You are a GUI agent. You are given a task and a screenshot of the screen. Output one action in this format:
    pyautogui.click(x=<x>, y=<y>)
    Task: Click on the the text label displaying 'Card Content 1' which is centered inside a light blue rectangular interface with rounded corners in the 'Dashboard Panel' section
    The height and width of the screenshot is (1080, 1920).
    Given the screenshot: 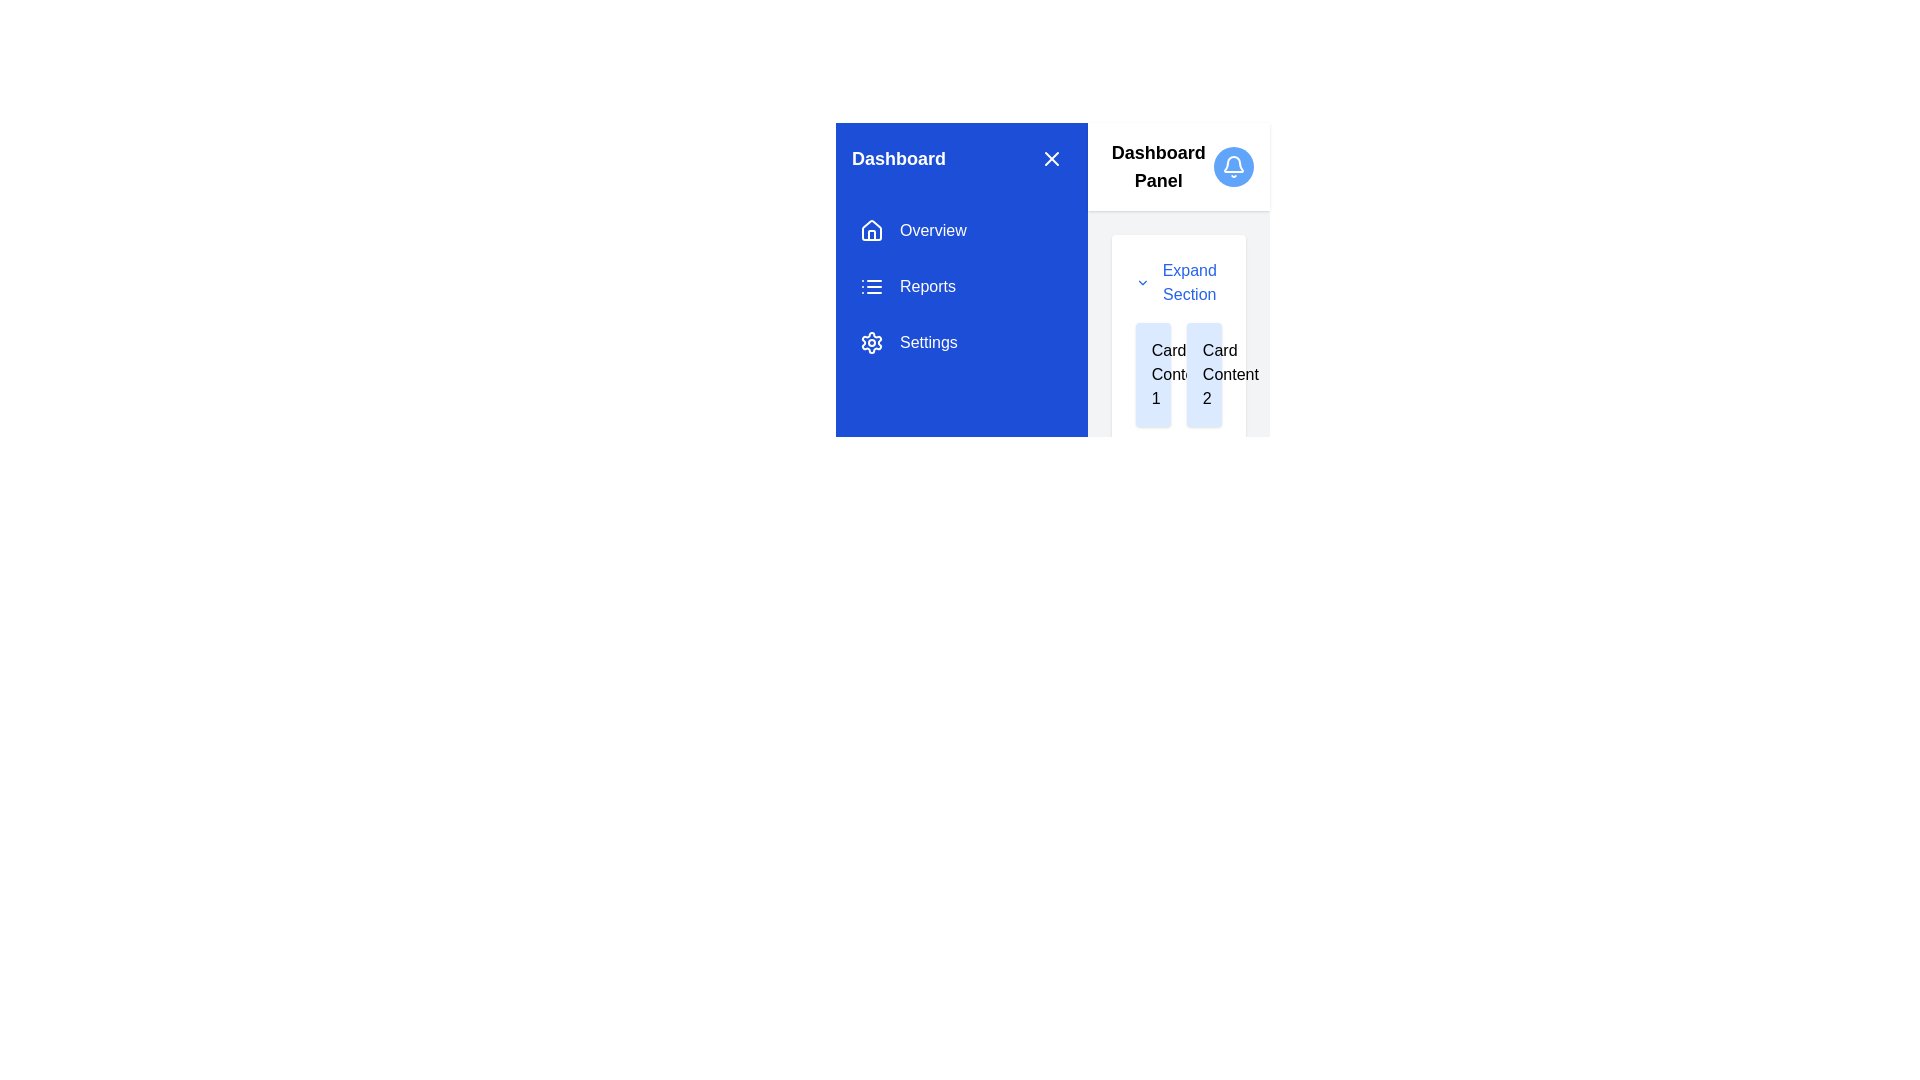 What is the action you would take?
    pyautogui.click(x=1153, y=374)
    